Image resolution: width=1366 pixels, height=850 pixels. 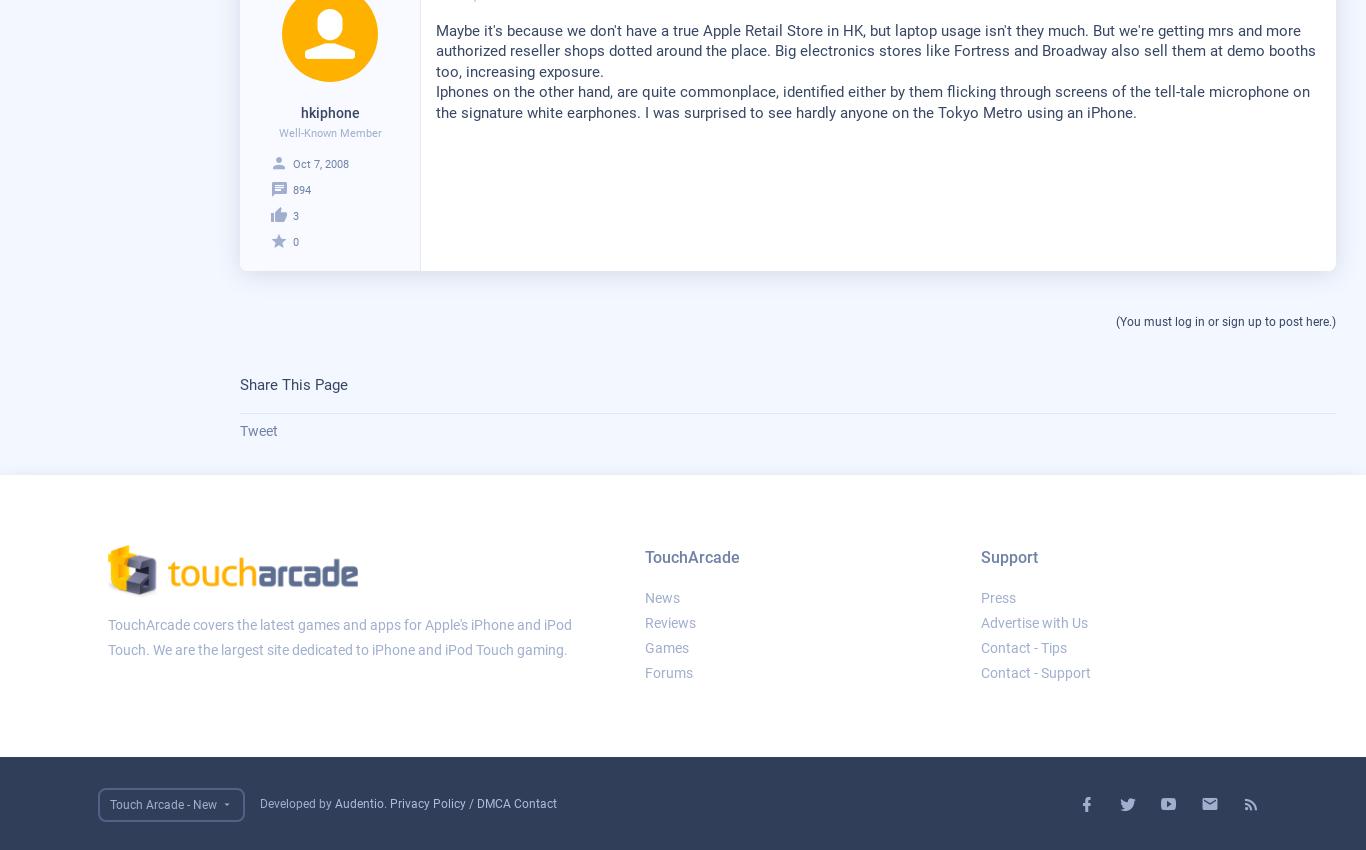 What do you see at coordinates (329, 111) in the screenshot?
I see `'hkiphone'` at bounding box center [329, 111].